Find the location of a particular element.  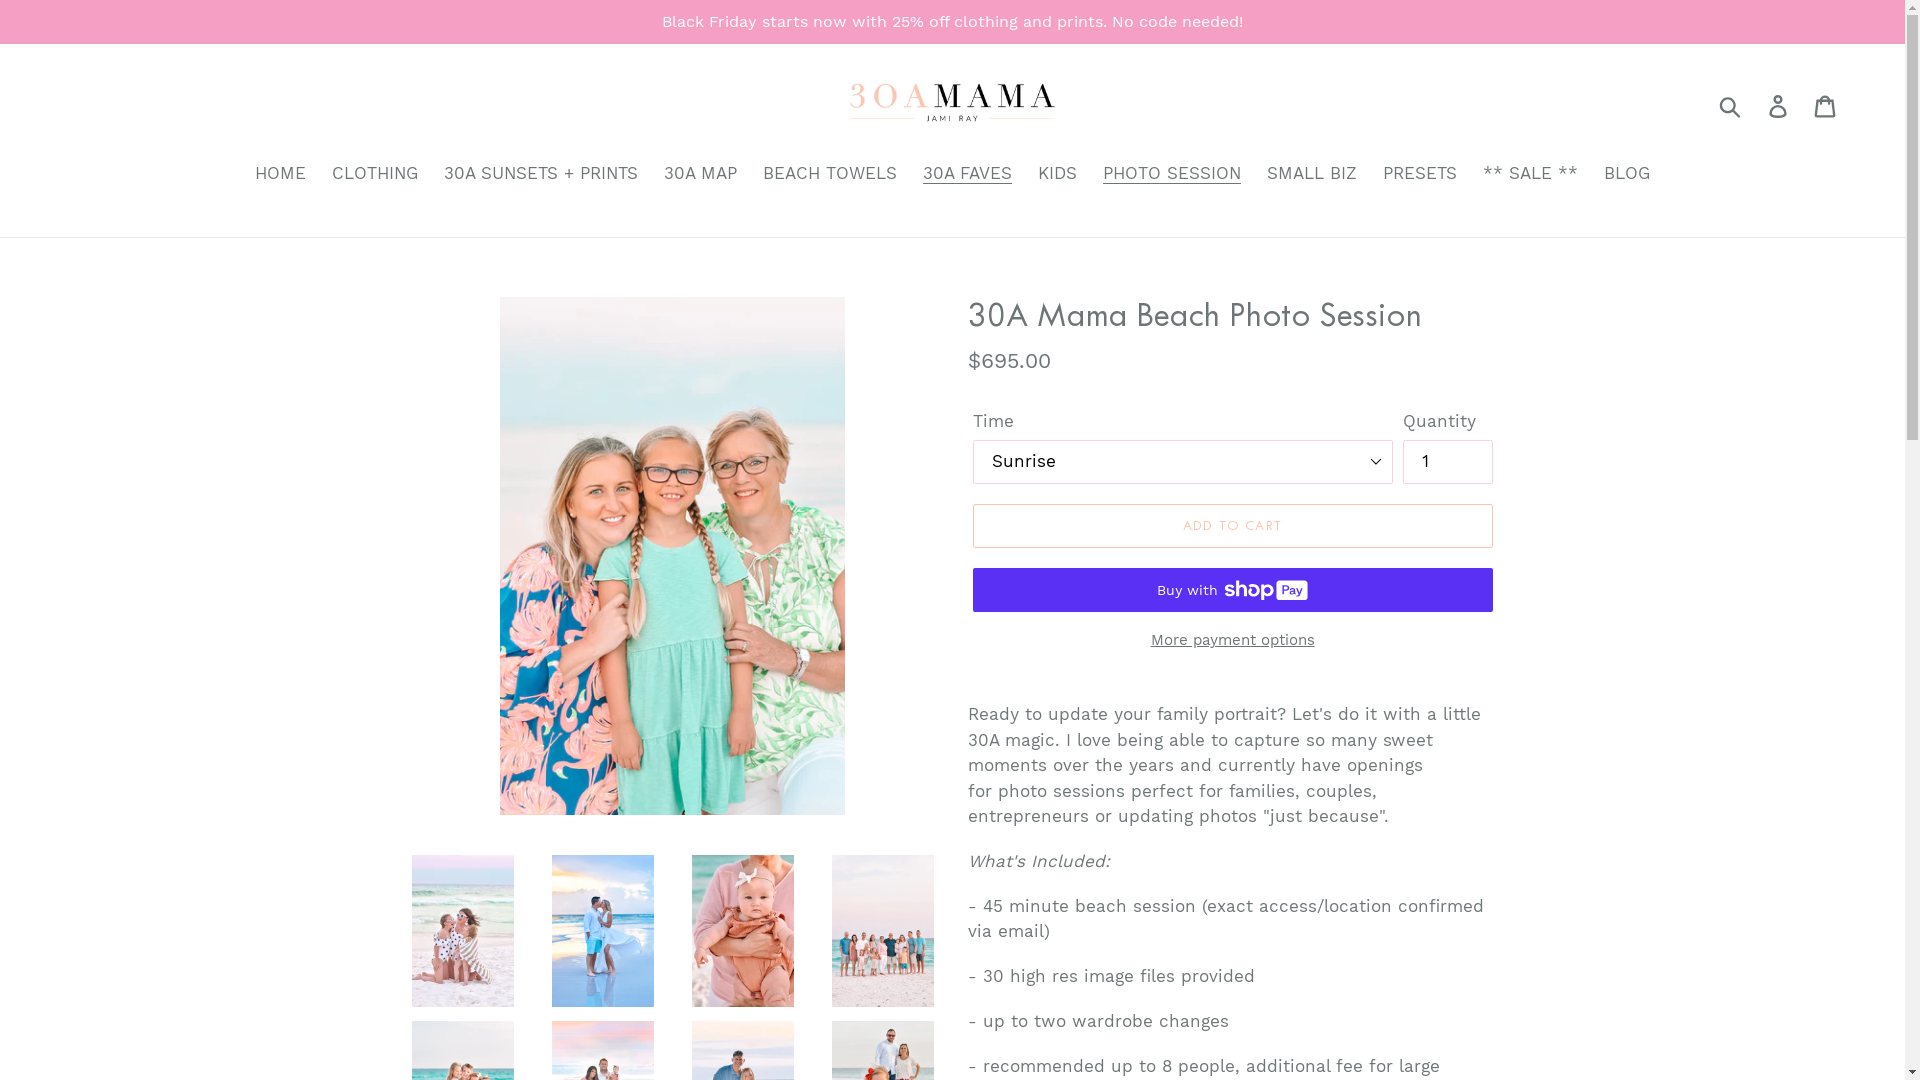

'Cart' is located at coordinates (1826, 104).